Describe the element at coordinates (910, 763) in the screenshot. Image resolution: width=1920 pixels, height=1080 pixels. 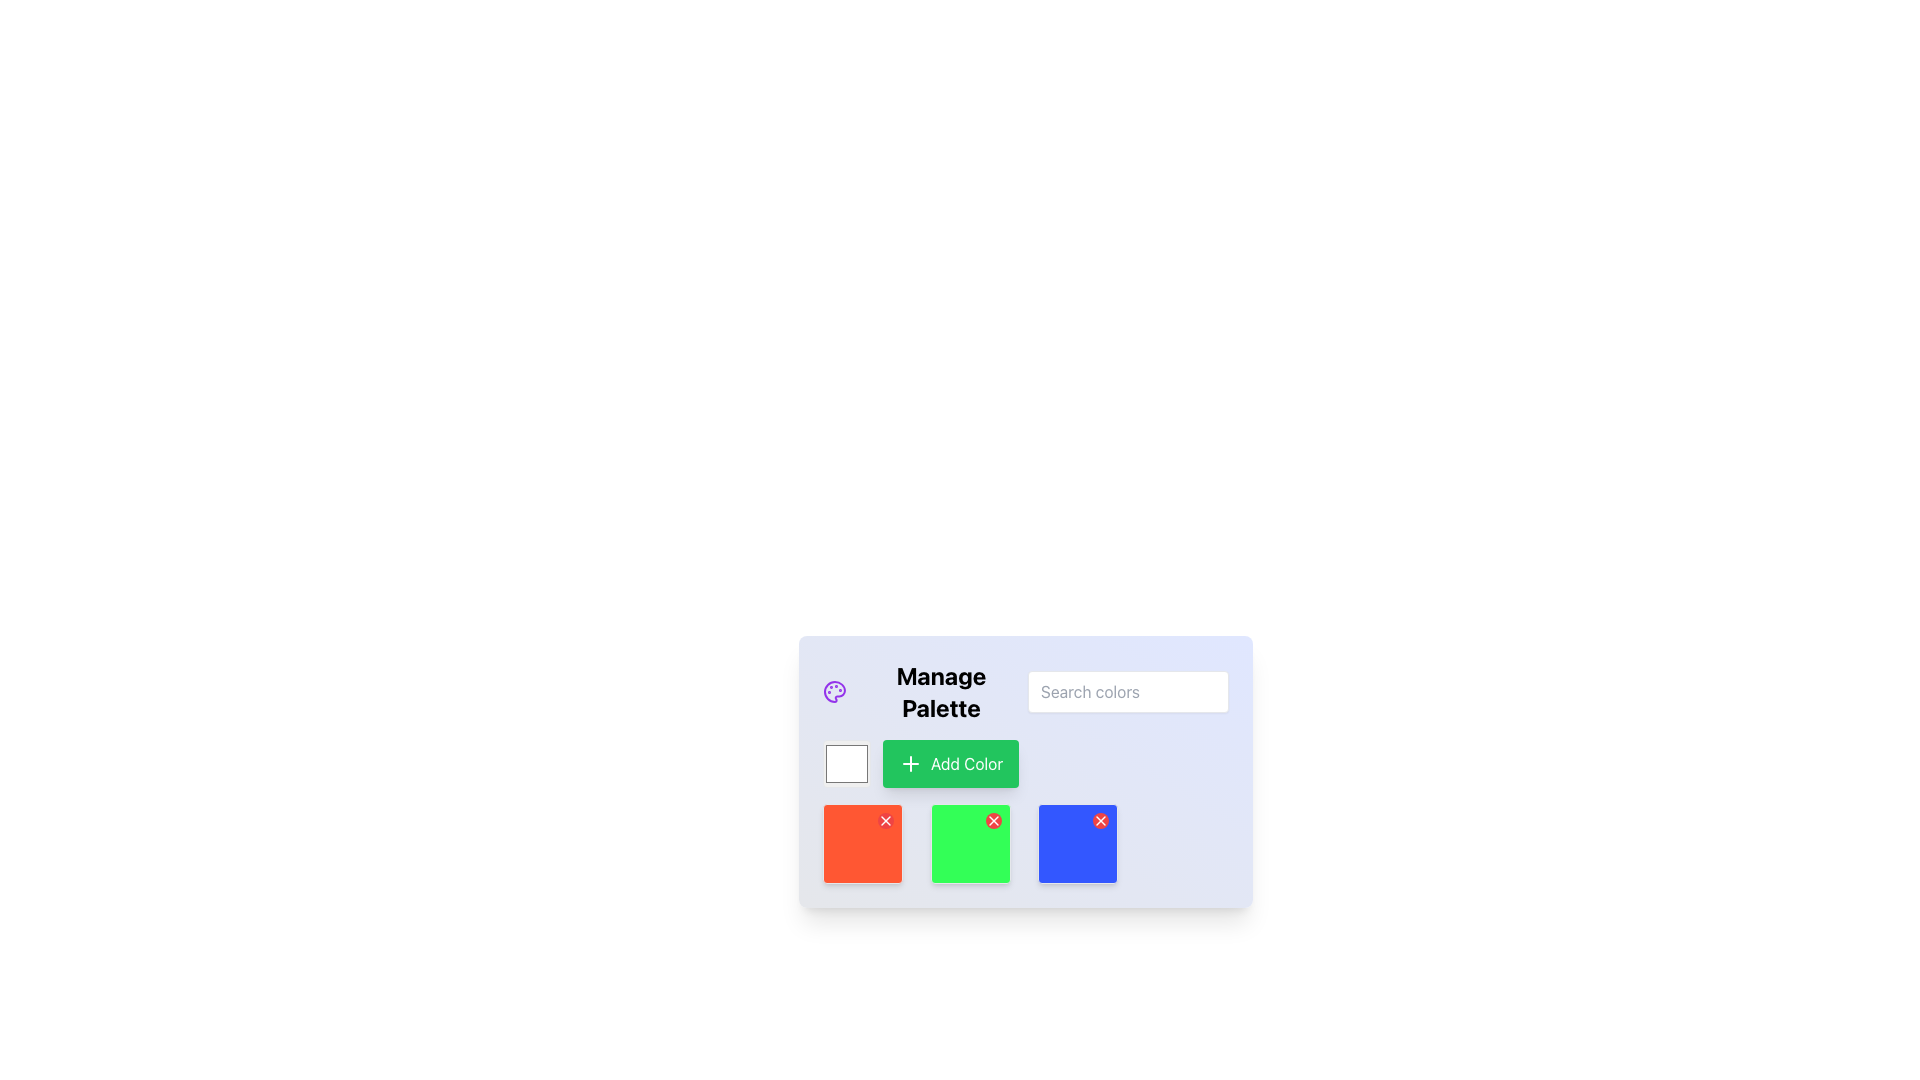
I see `the green 'Add Color' button located in the lower center region of the interface` at that location.